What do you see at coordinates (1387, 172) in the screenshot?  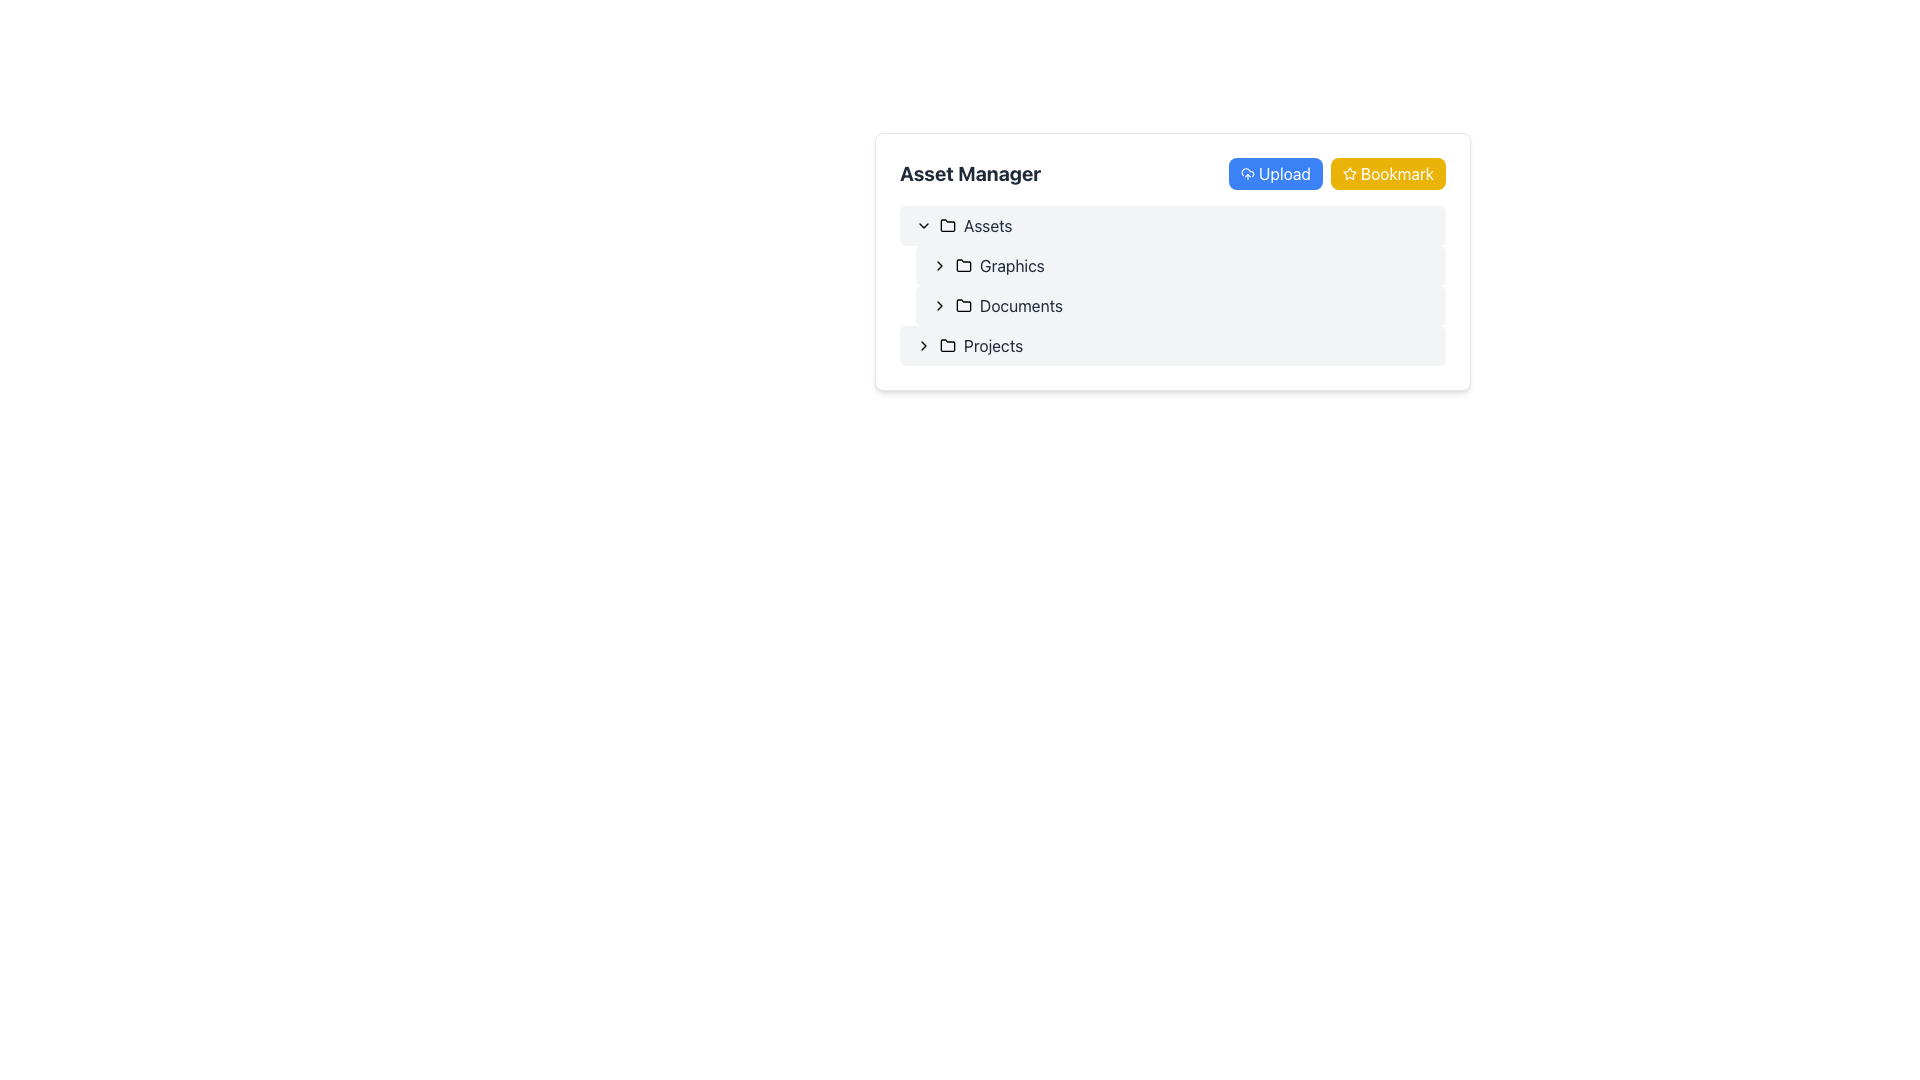 I see `the 'Bookmark' button with a yellow background, white text, and star icon` at bounding box center [1387, 172].